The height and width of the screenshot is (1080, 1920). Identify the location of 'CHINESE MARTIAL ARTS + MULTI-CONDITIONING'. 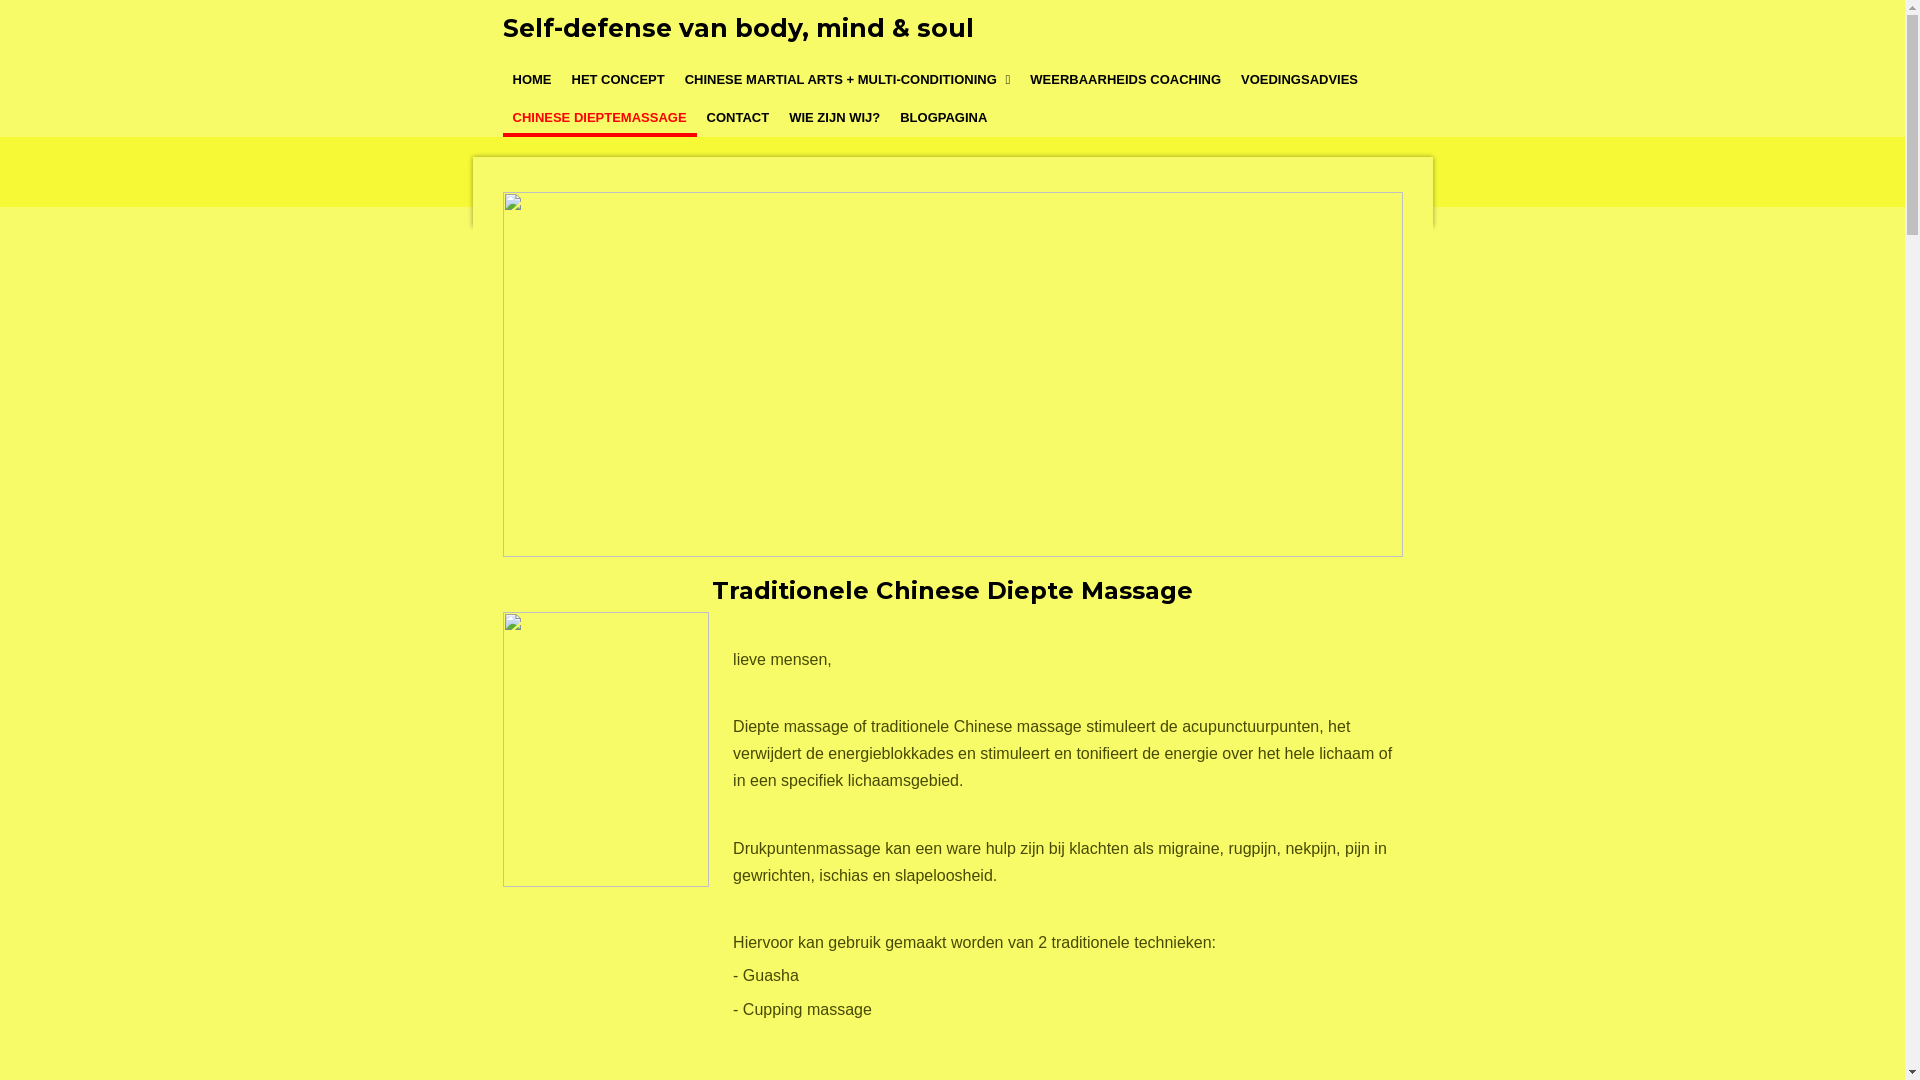
(675, 79).